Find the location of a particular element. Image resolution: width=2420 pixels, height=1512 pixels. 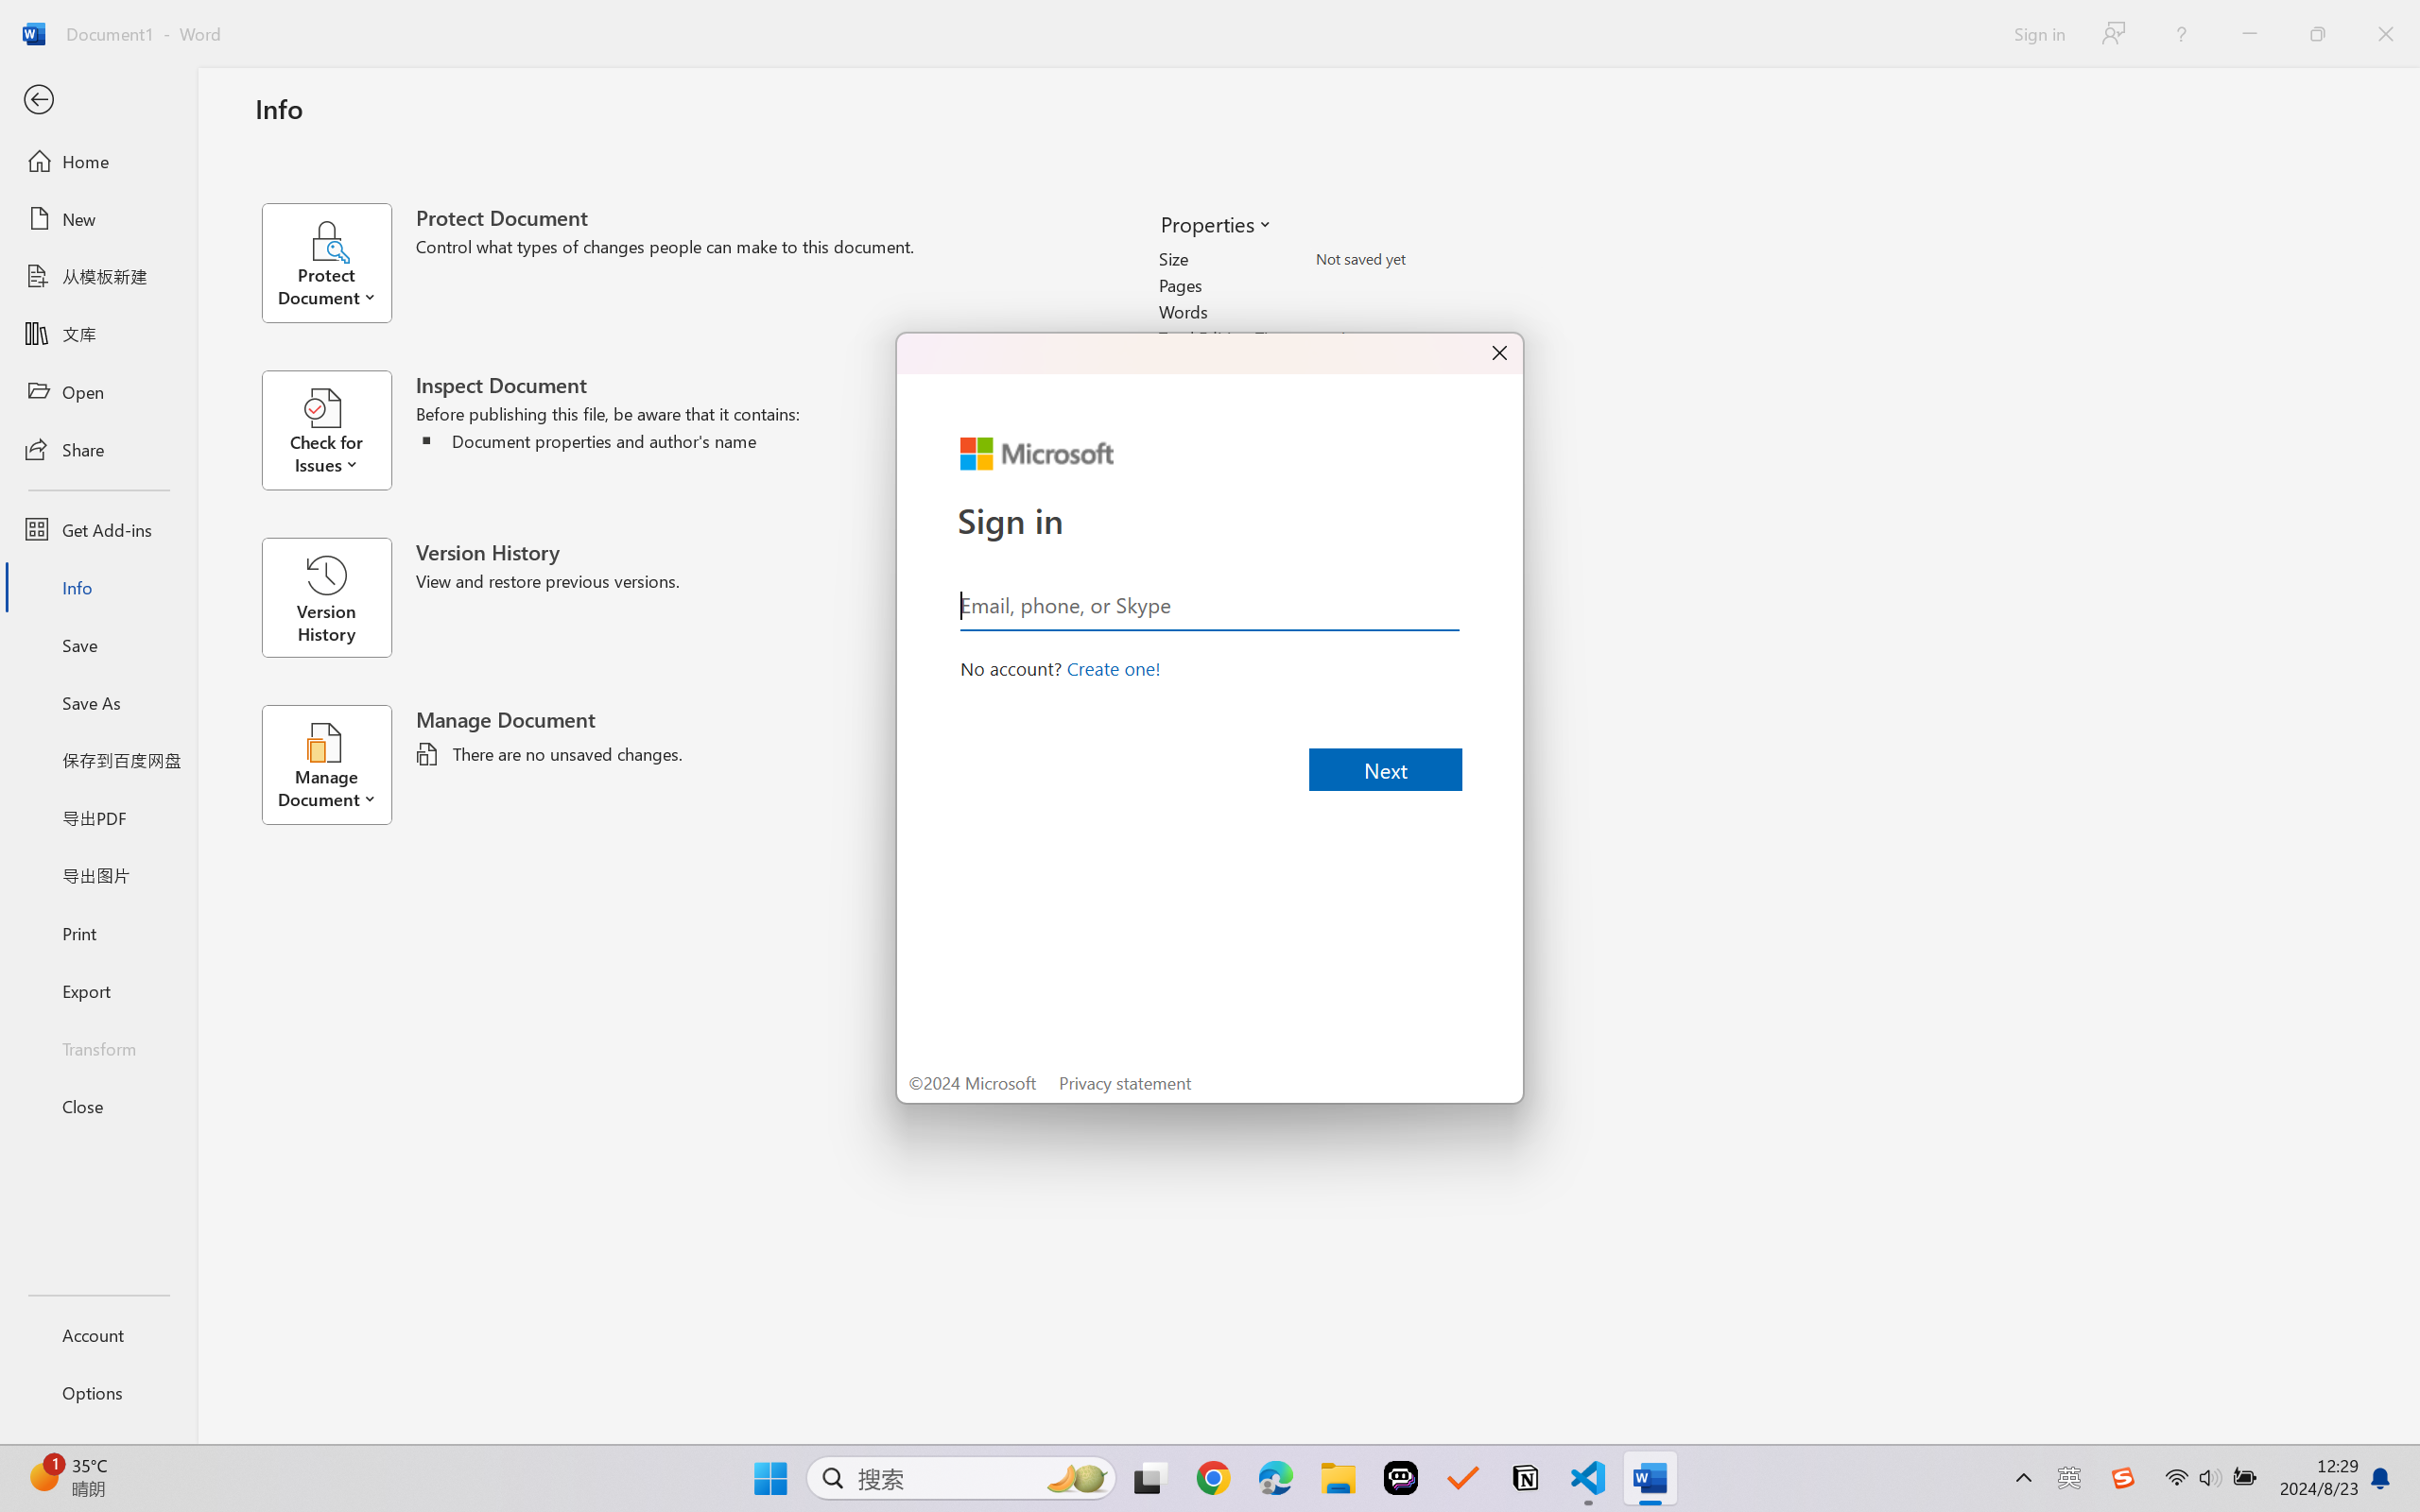

'Back' is located at coordinates (97, 100).